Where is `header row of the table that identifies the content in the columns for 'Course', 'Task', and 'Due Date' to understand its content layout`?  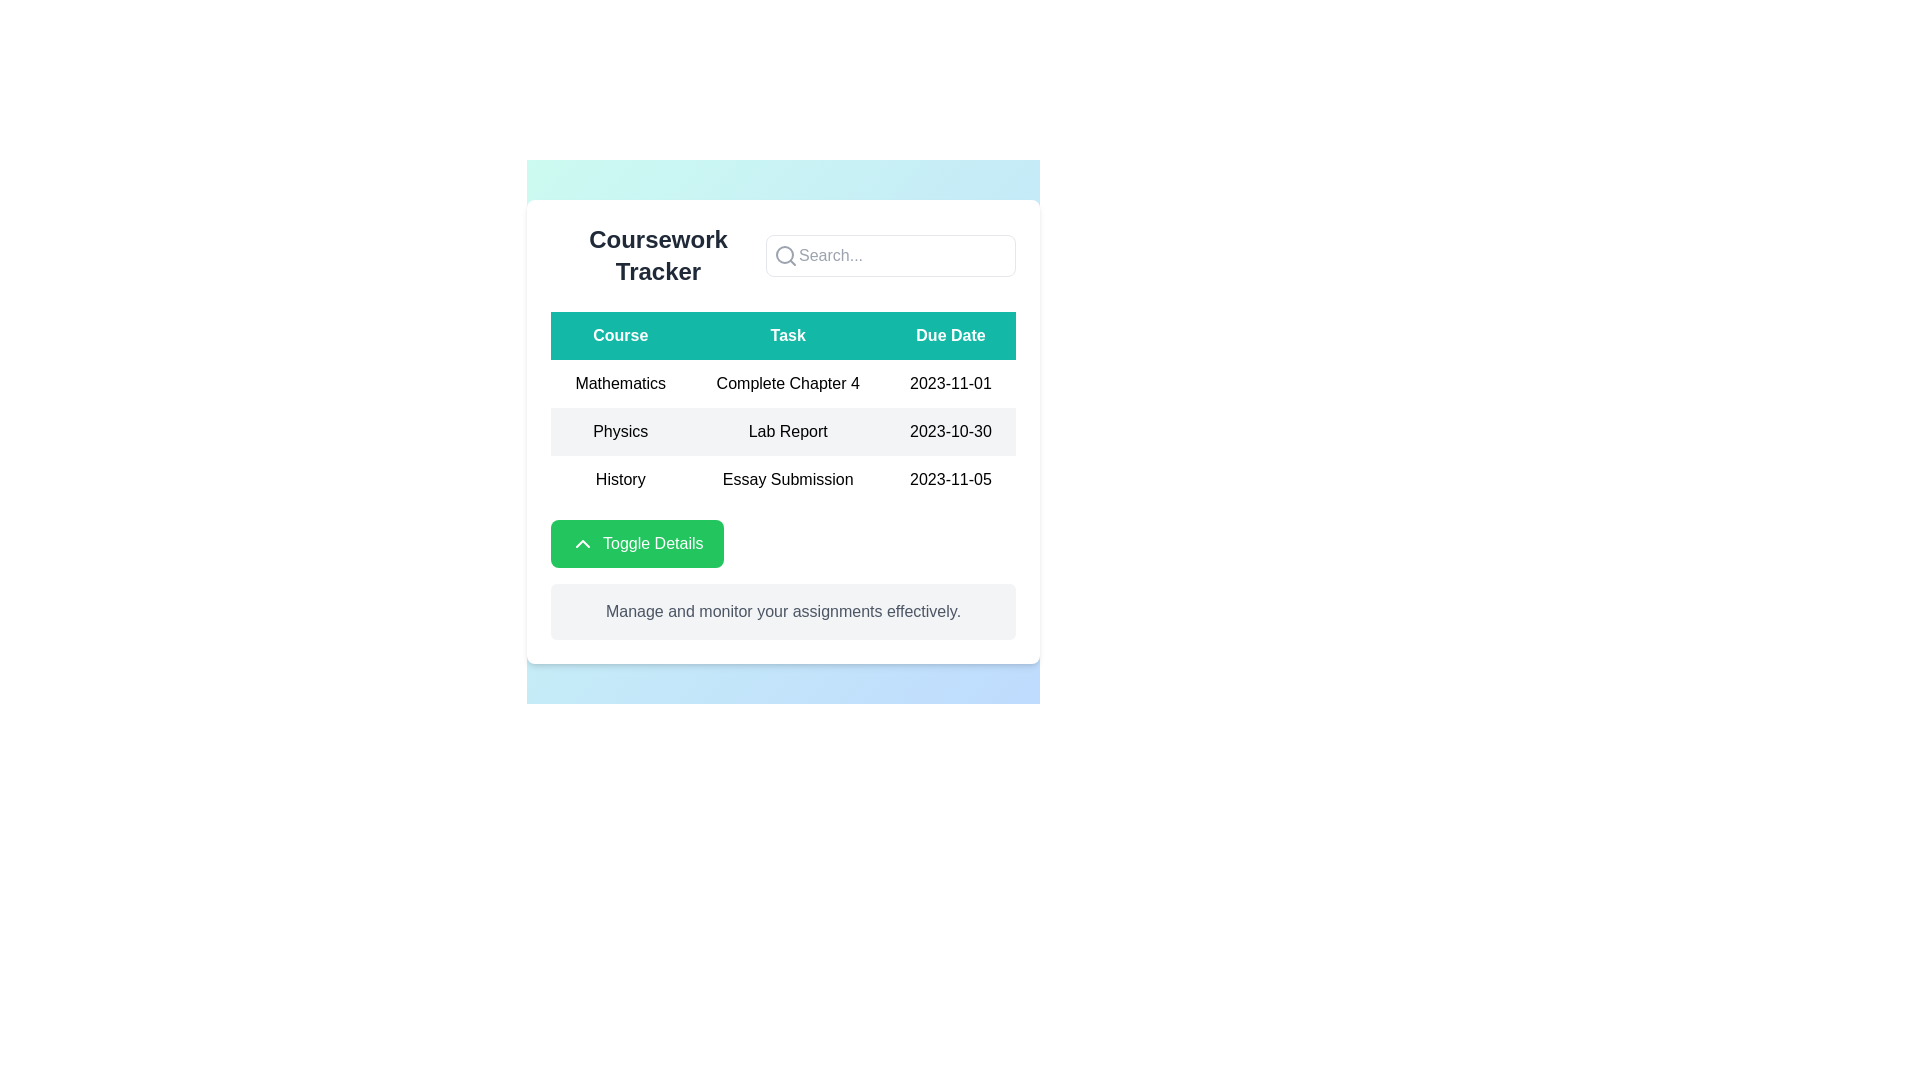
header row of the table that identifies the content in the columns for 'Course', 'Task', and 'Due Date' to understand its content layout is located at coordinates (782, 334).